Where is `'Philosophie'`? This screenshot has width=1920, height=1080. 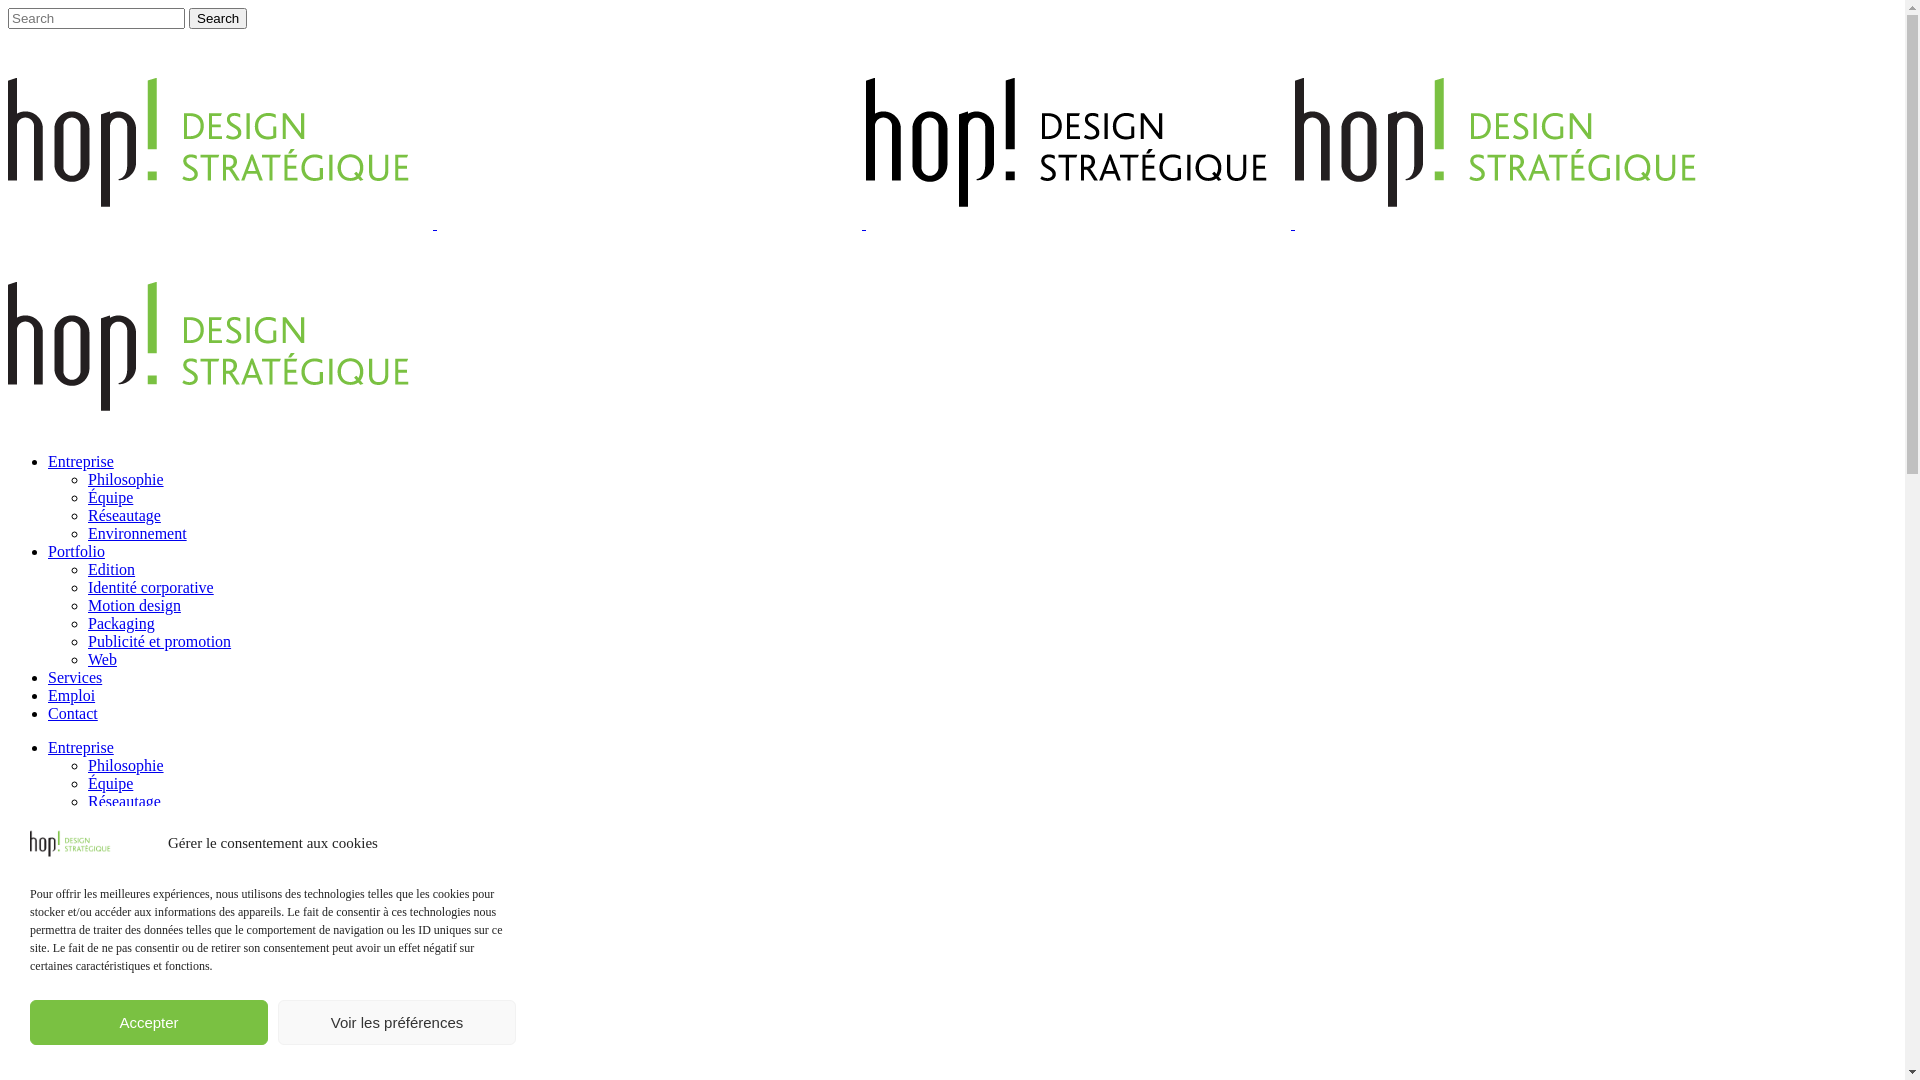 'Philosophie' is located at coordinates (124, 765).